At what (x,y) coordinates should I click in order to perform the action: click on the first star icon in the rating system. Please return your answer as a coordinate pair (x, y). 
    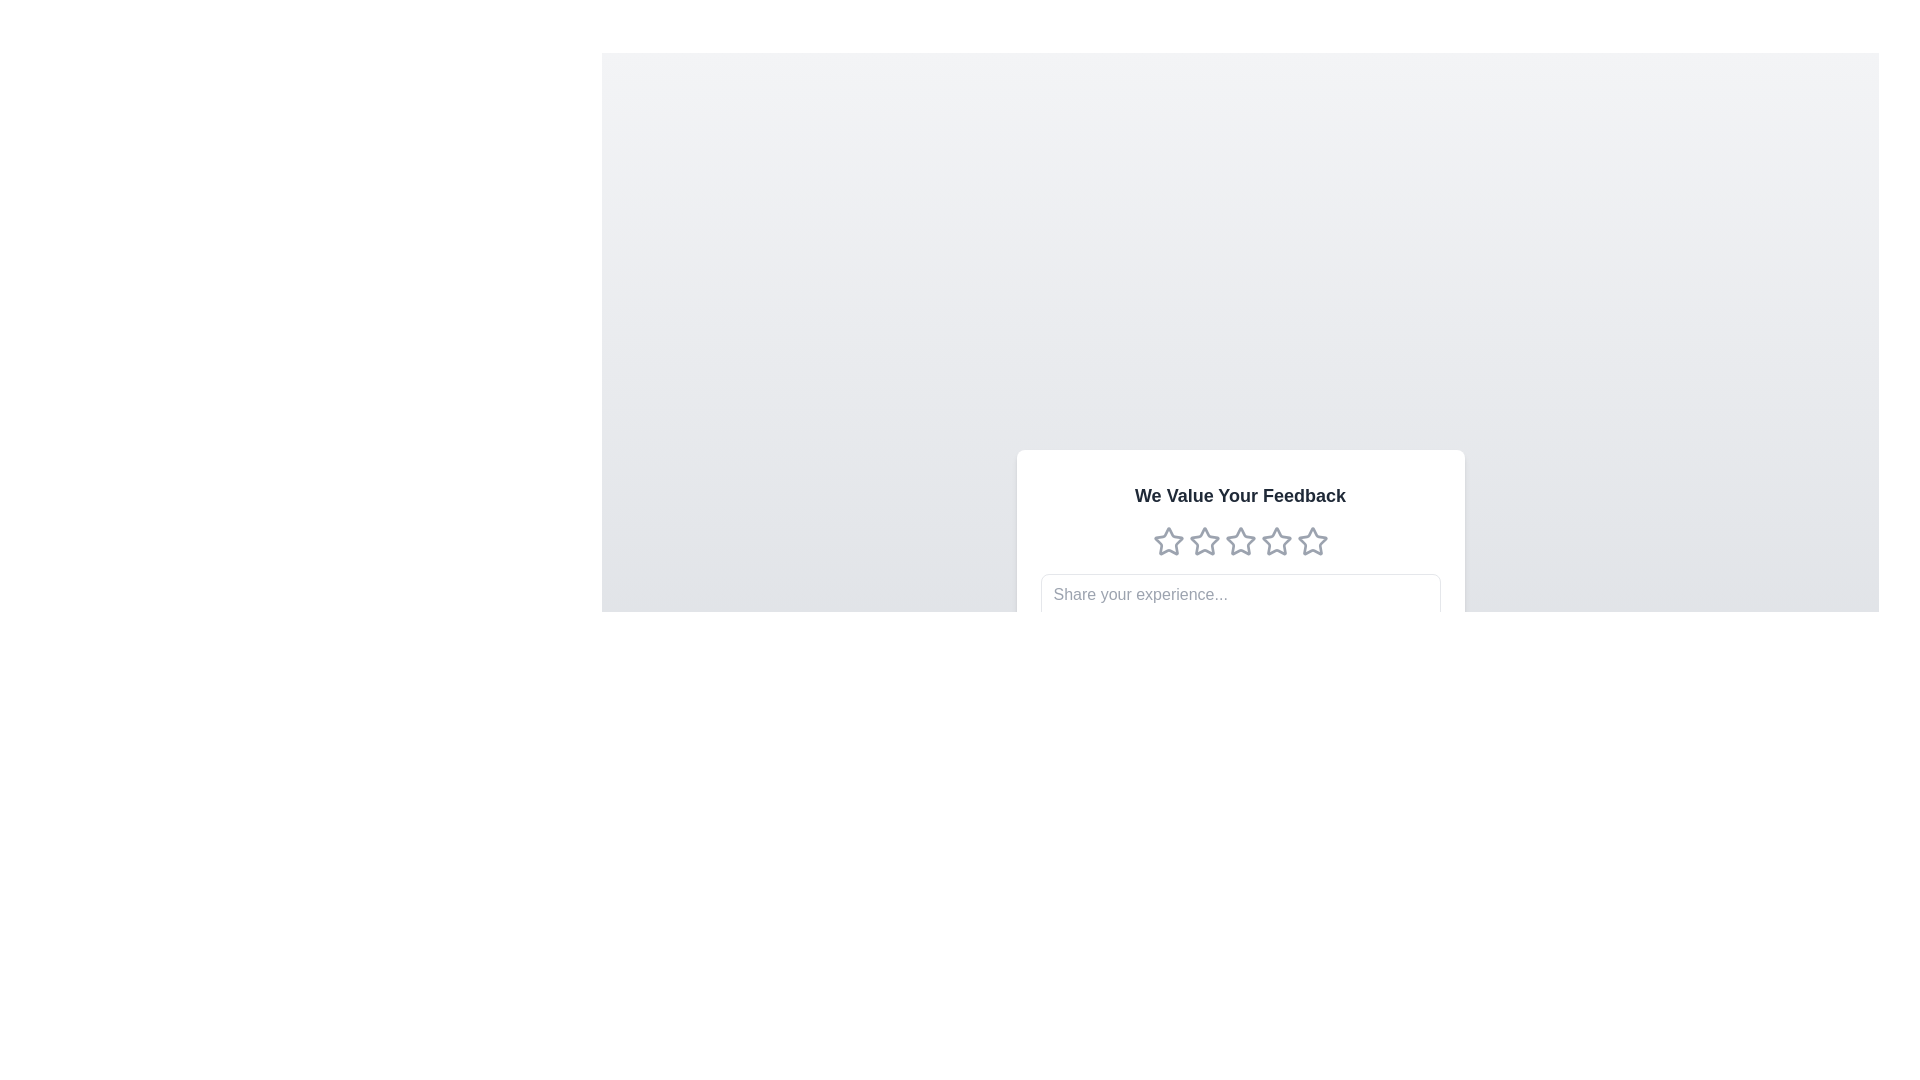
    Looking at the image, I should click on (1168, 542).